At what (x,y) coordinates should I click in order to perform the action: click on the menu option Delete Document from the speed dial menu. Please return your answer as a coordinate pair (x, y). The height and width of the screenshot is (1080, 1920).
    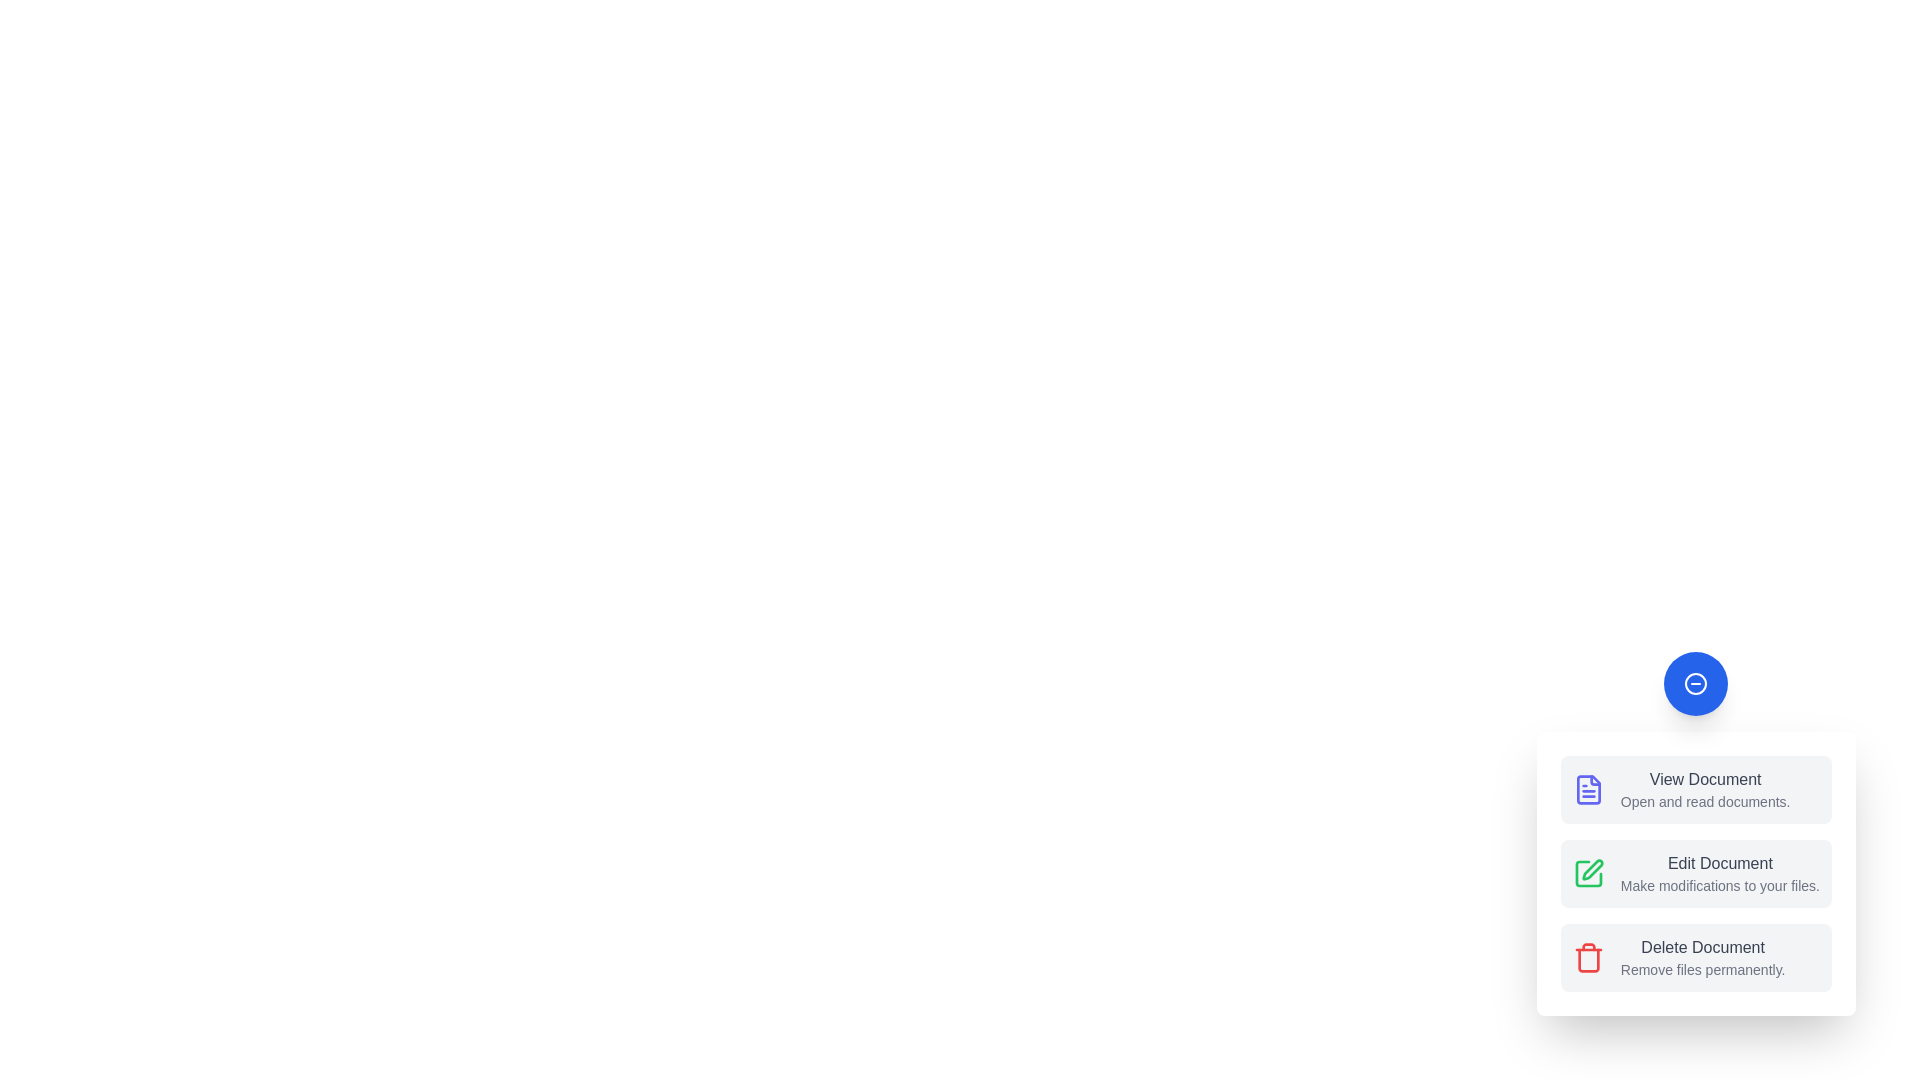
    Looking at the image, I should click on (1695, 956).